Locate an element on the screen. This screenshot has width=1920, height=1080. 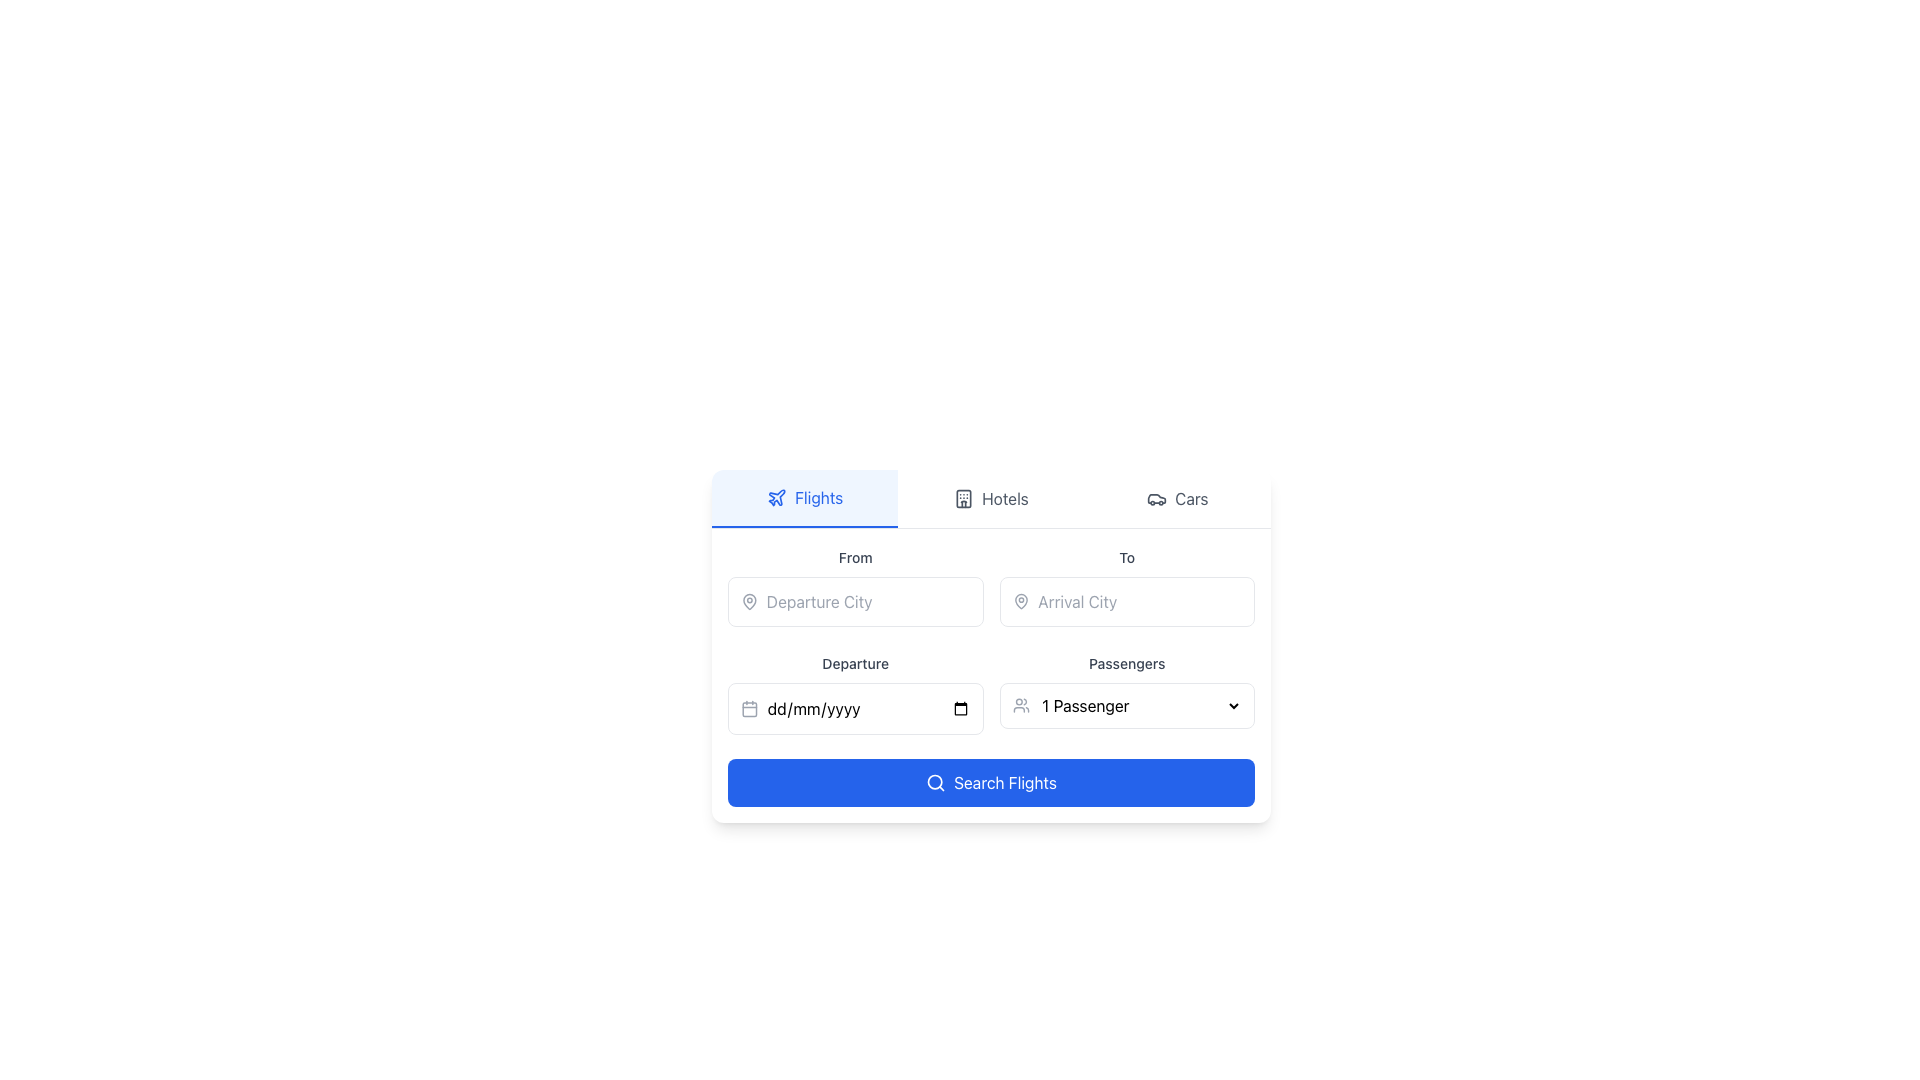
the departure city input field located is located at coordinates (855, 585).